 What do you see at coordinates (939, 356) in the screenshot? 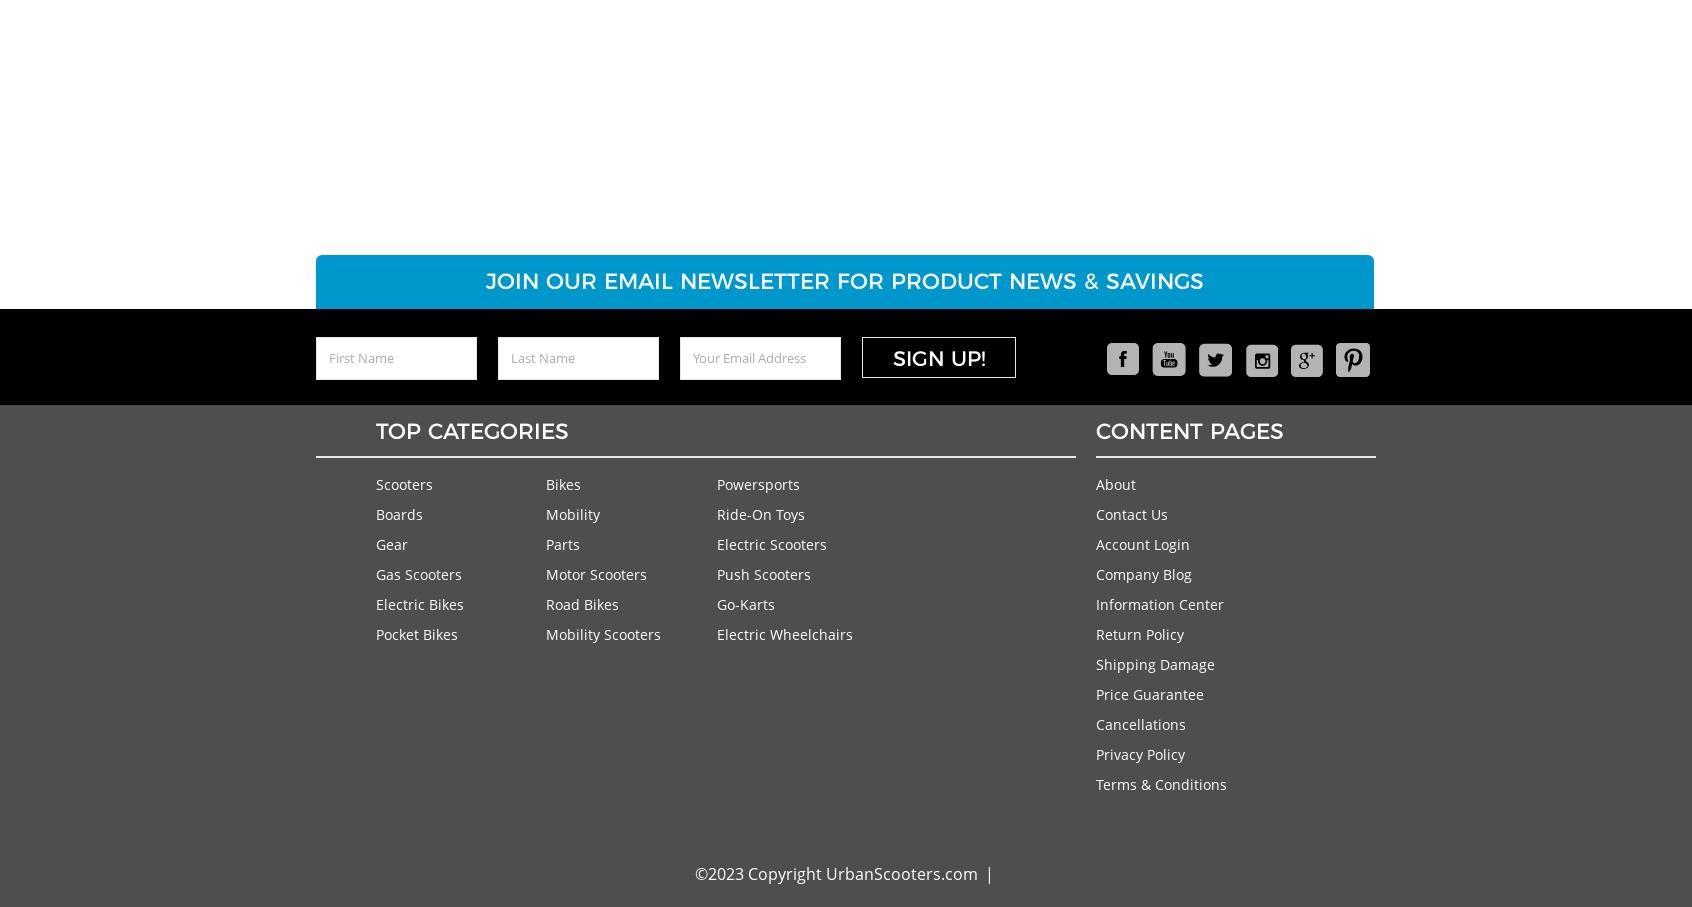
I see `'Sign Up!'` at bounding box center [939, 356].